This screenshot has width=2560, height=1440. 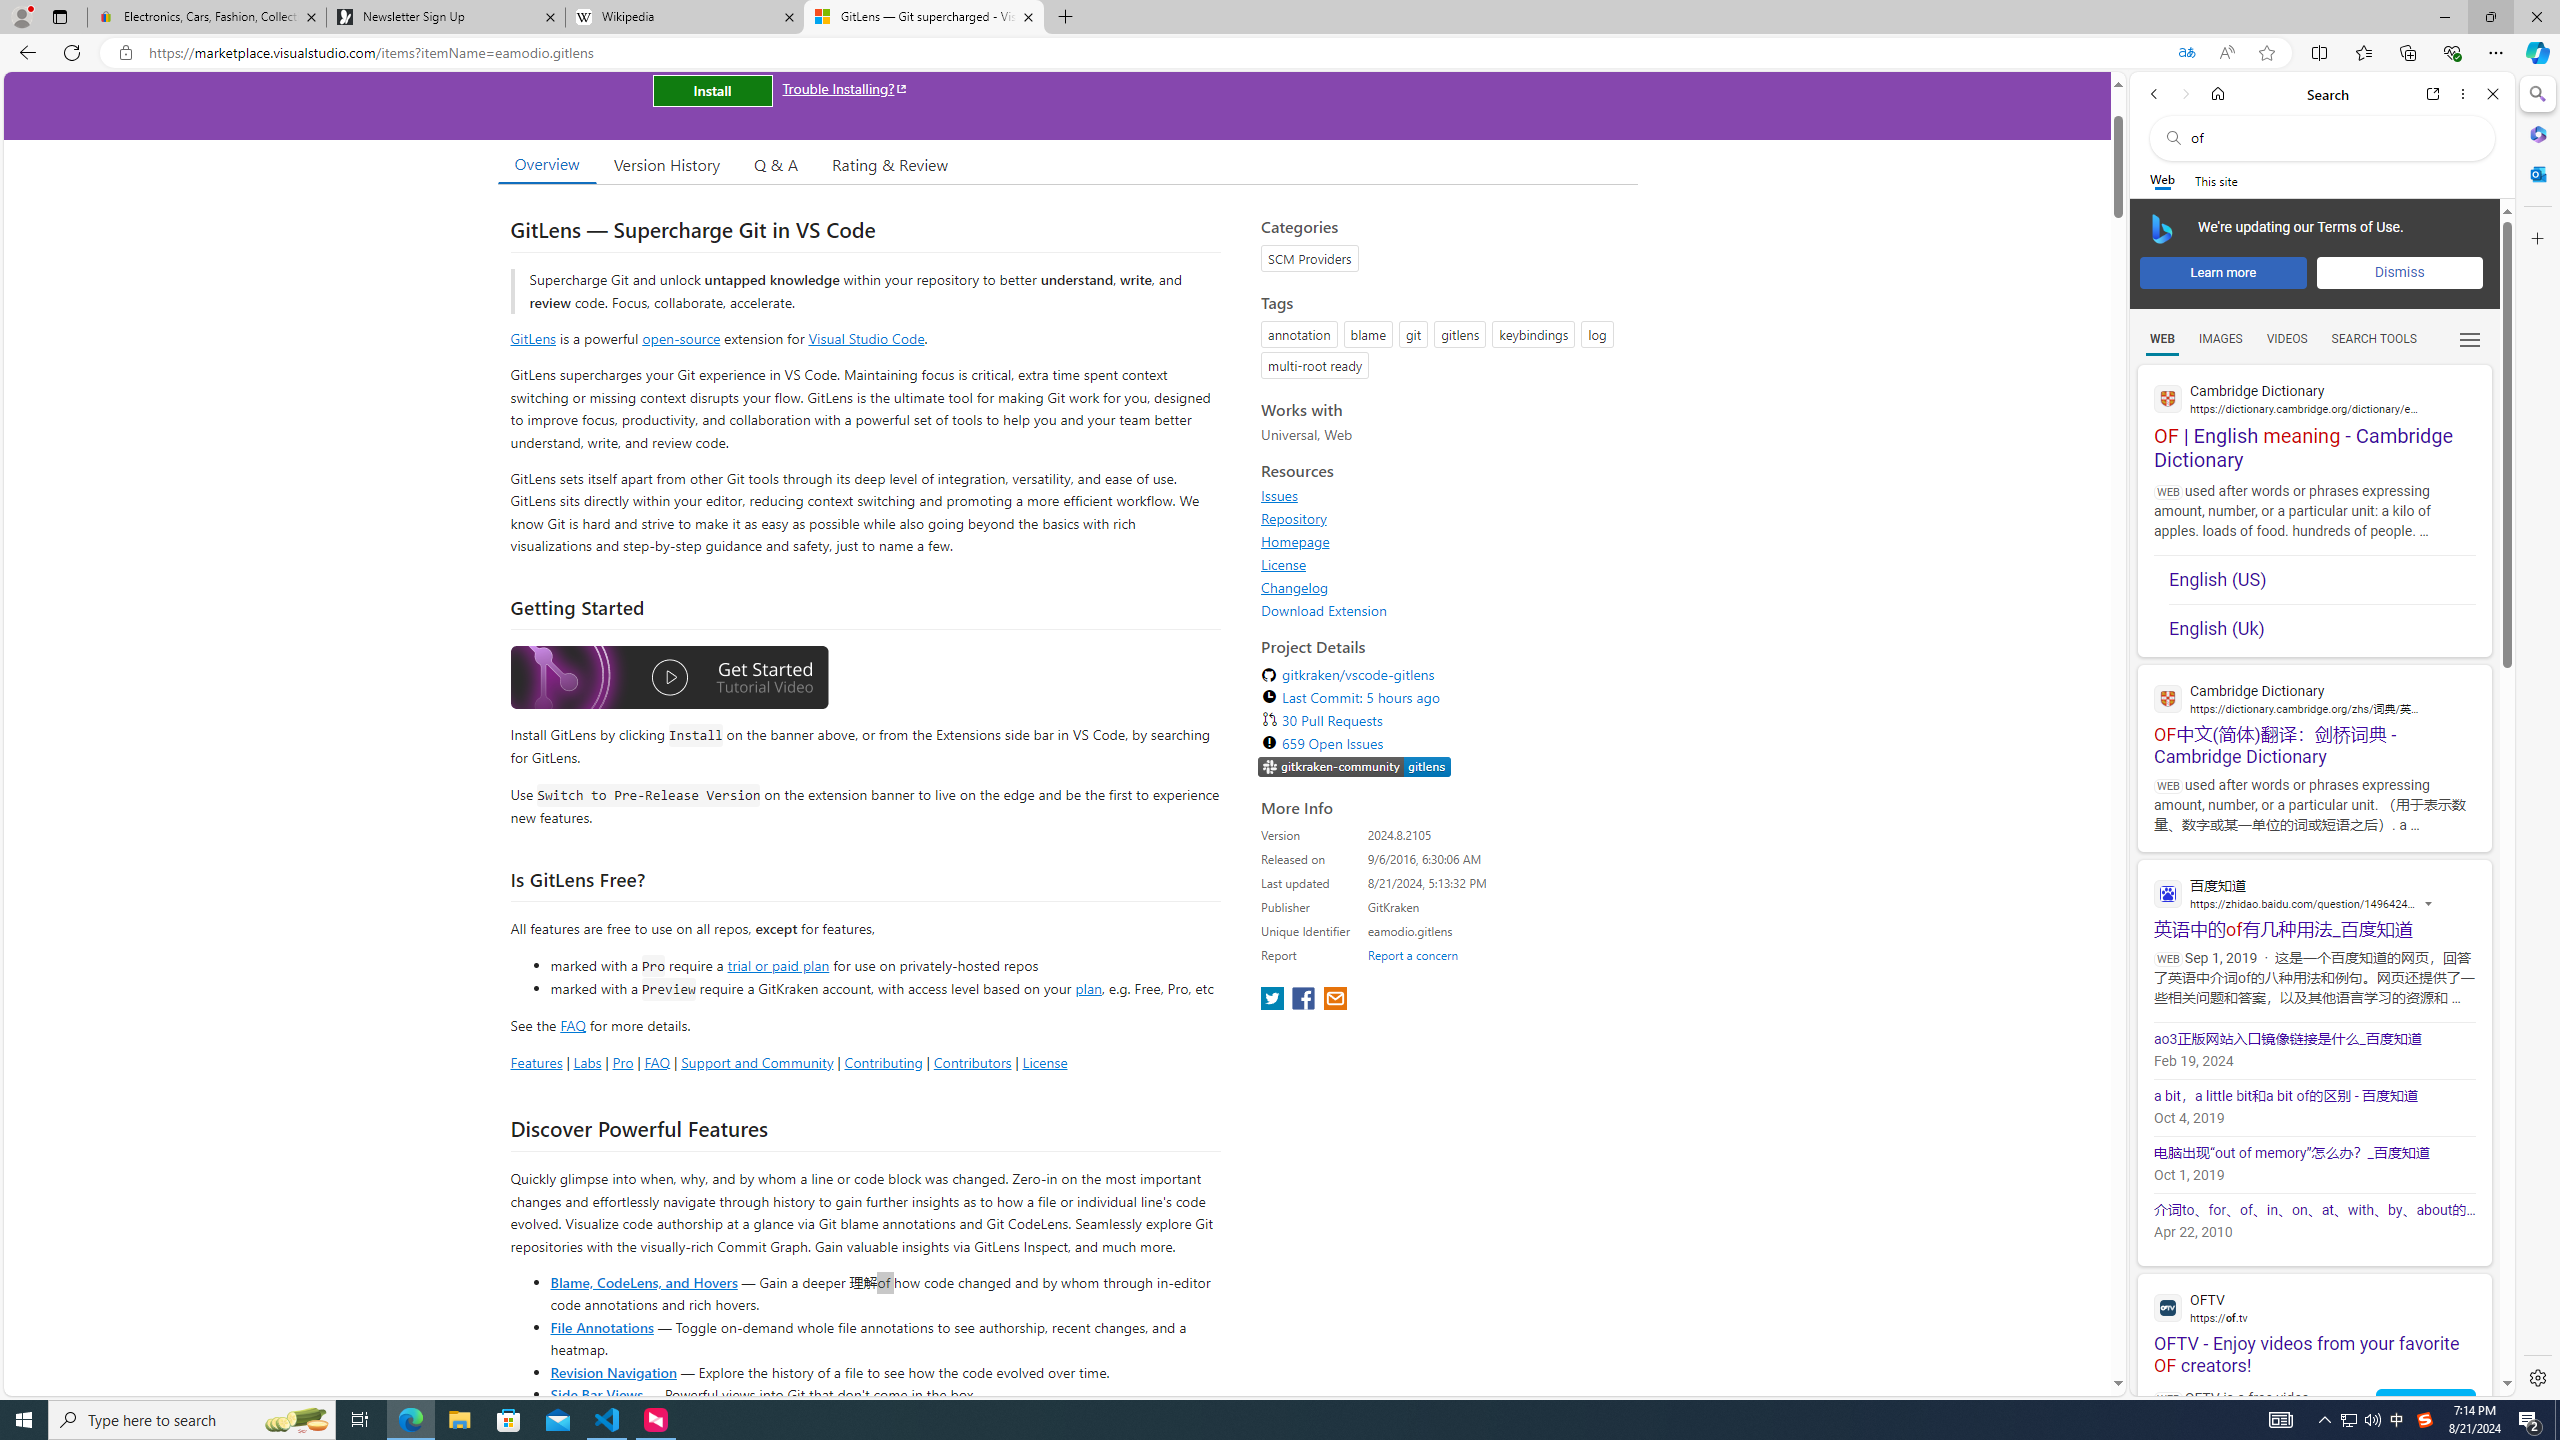 What do you see at coordinates (2320, 628) in the screenshot?
I see `'English (Uk)'` at bounding box center [2320, 628].